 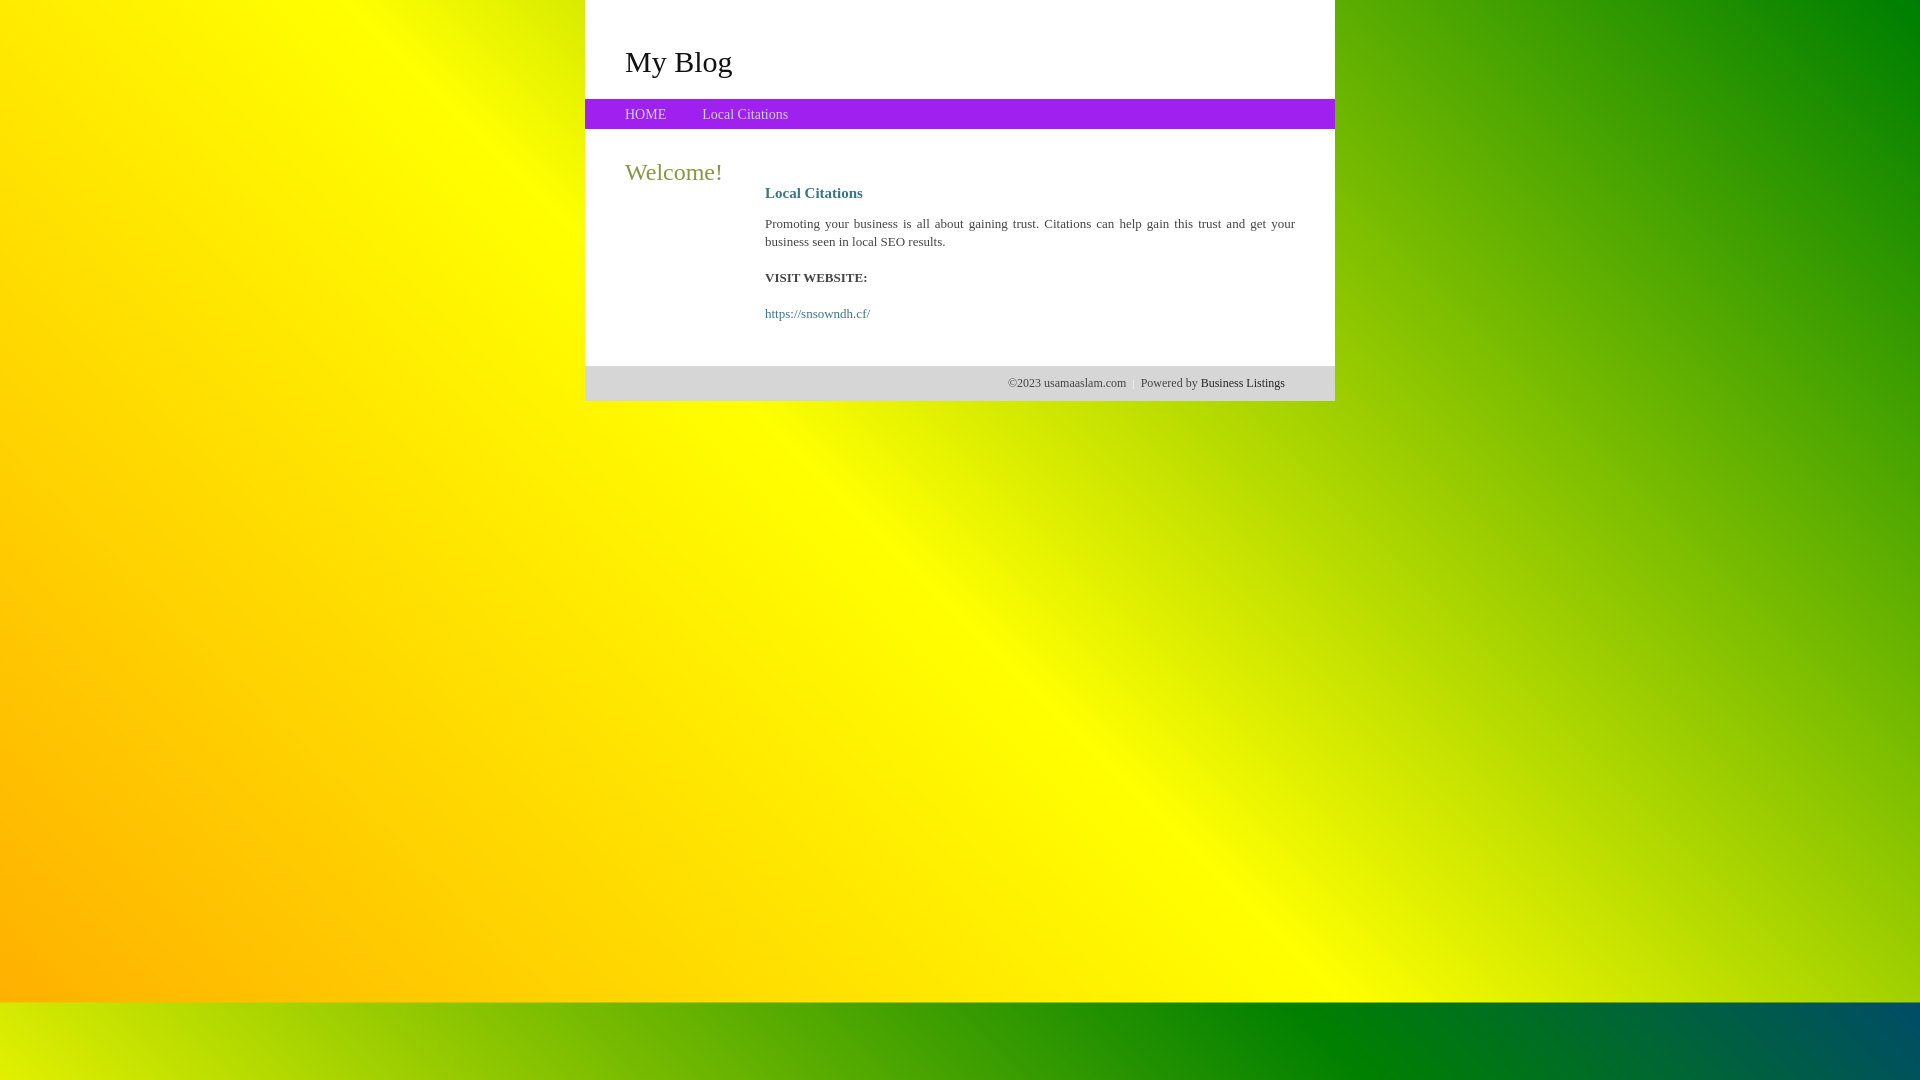 I want to click on 'Local Citations', so click(x=743, y=114).